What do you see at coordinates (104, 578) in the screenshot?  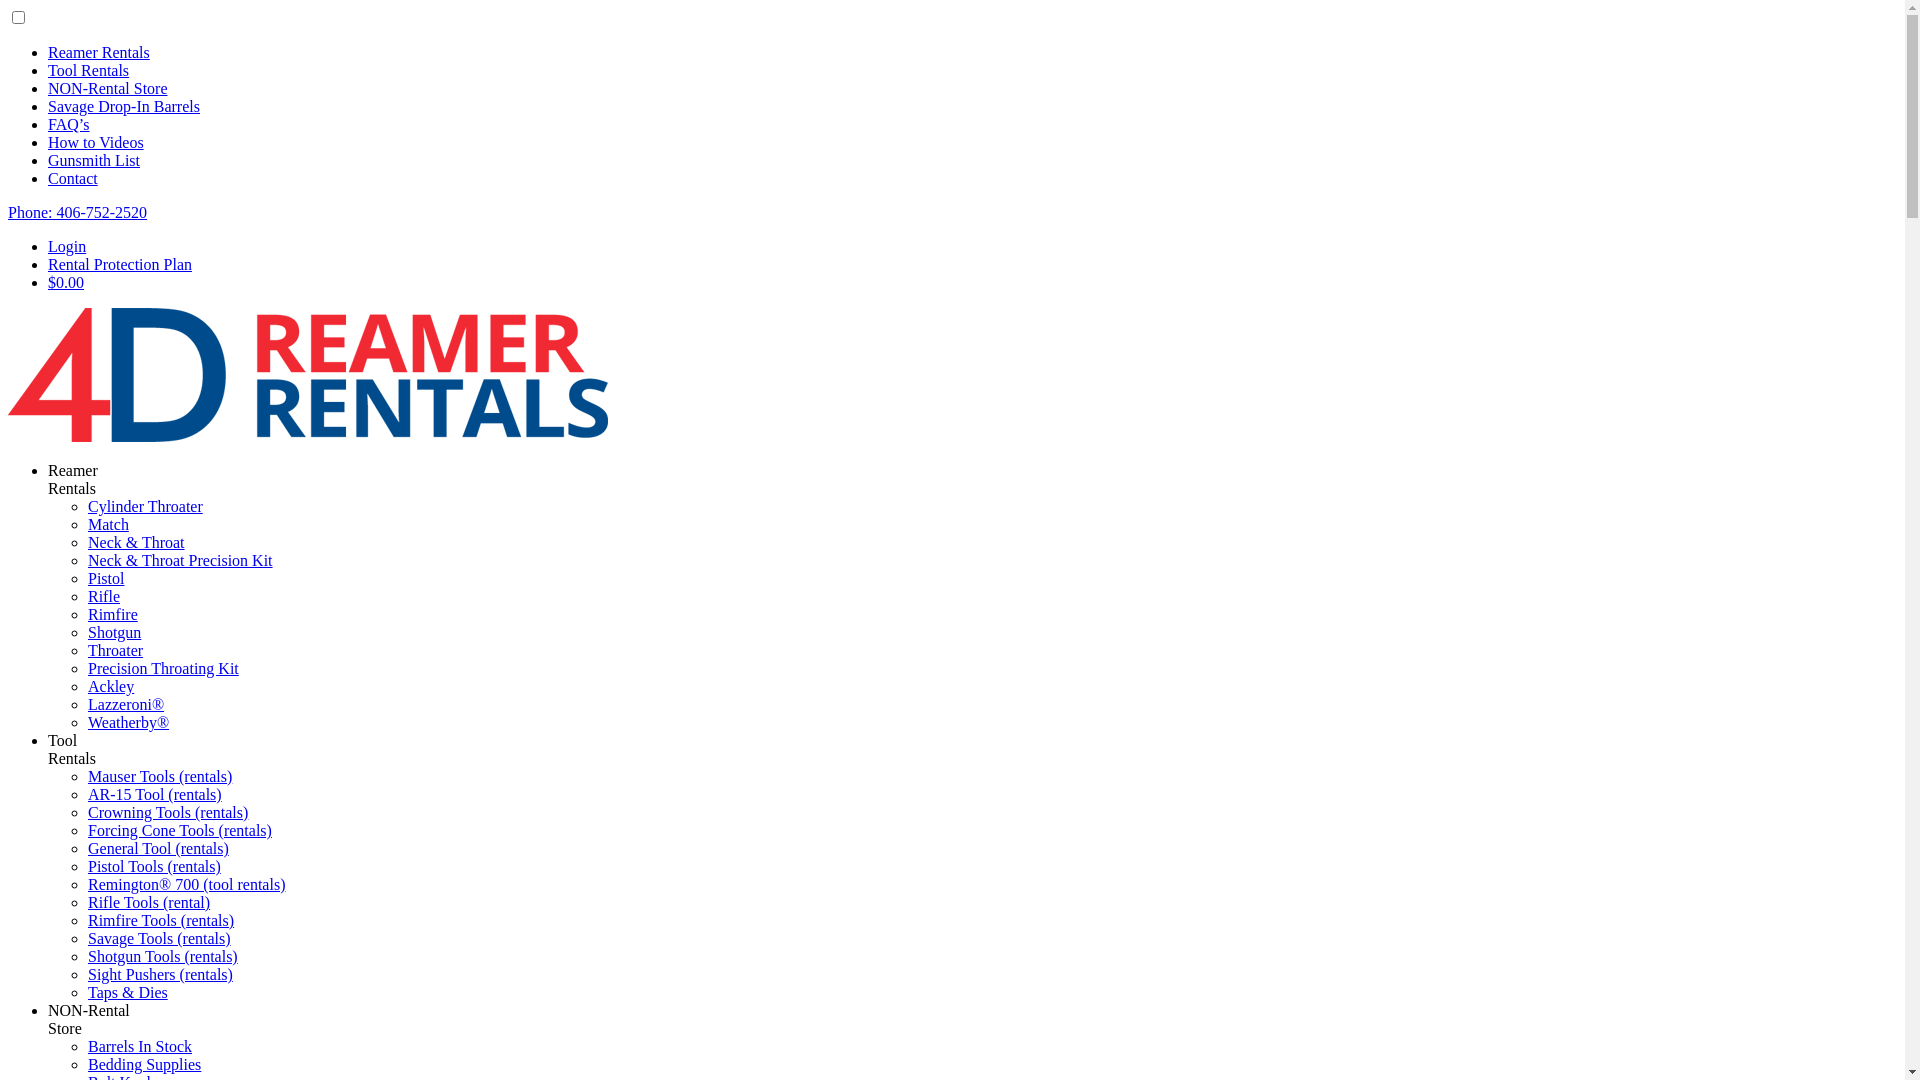 I see `'Pistol'` at bounding box center [104, 578].